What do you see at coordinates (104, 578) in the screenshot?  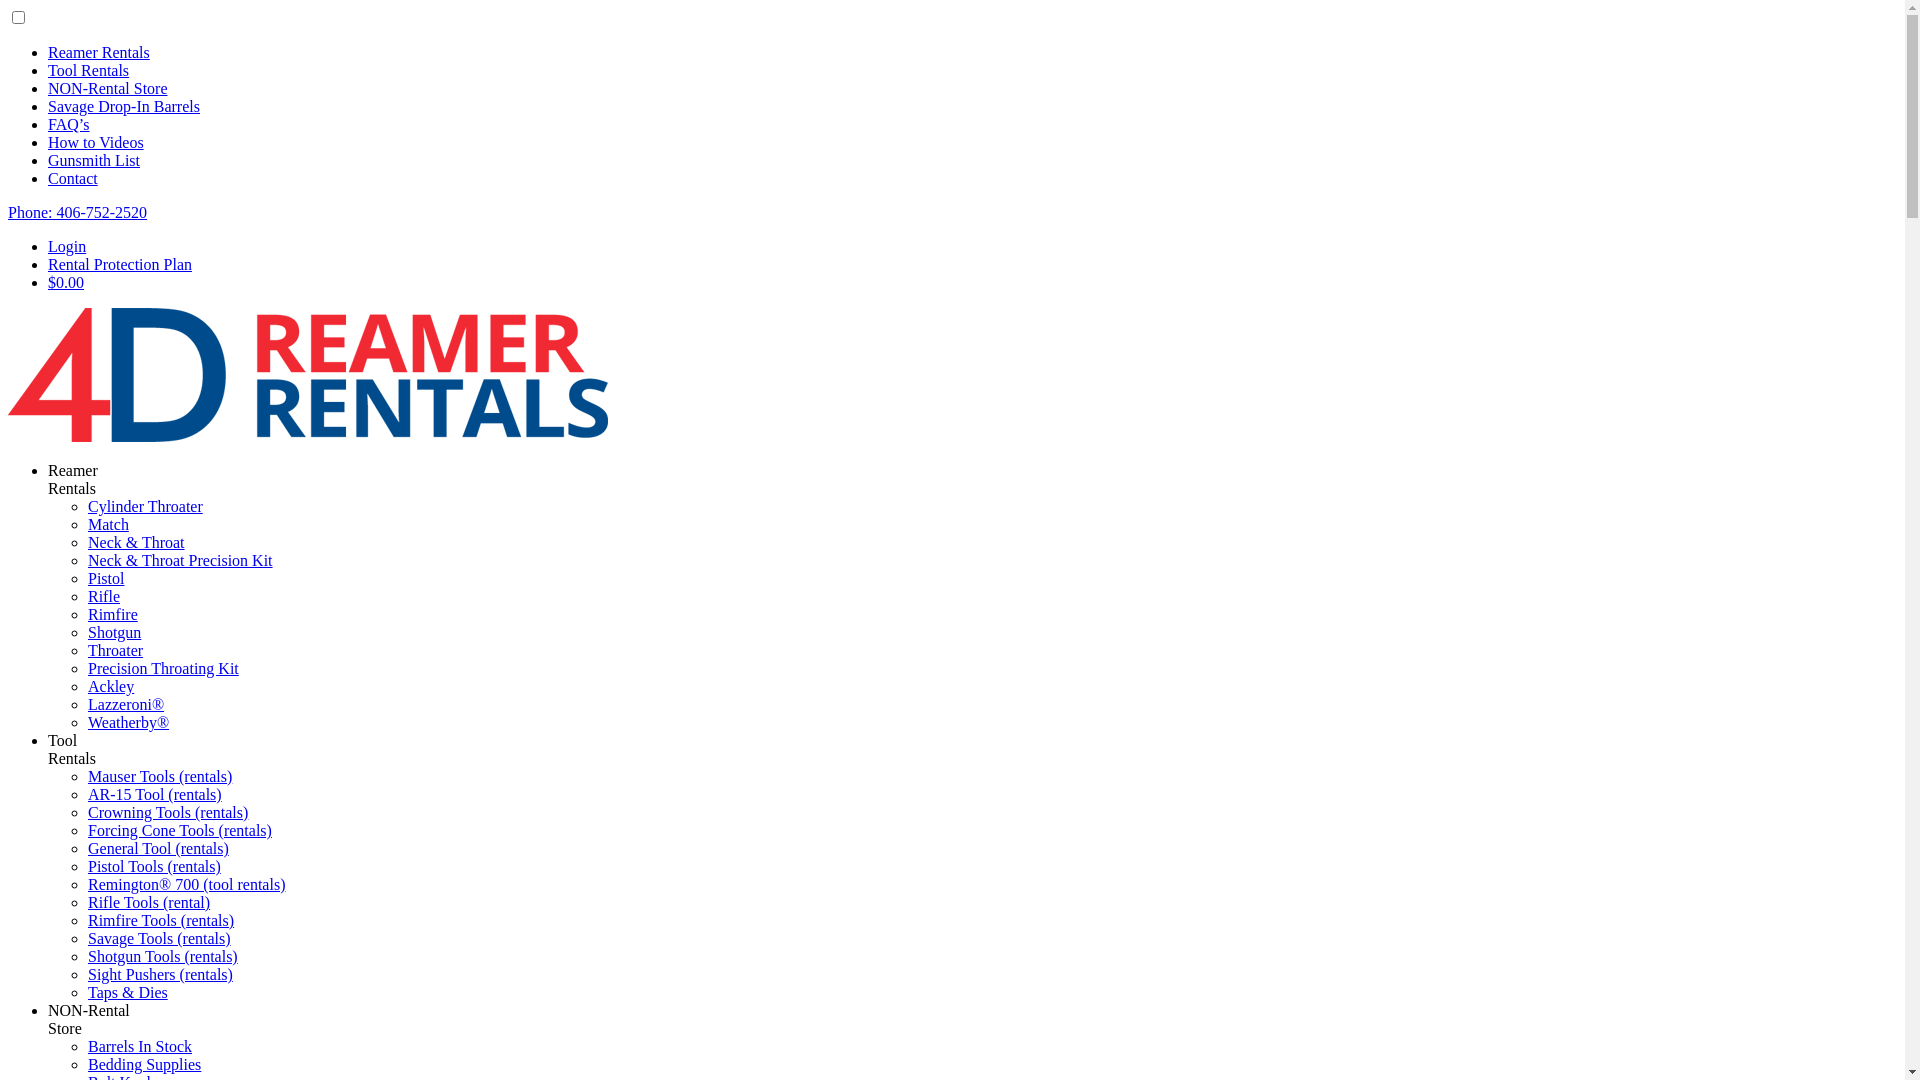 I see `'Pistol'` at bounding box center [104, 578].